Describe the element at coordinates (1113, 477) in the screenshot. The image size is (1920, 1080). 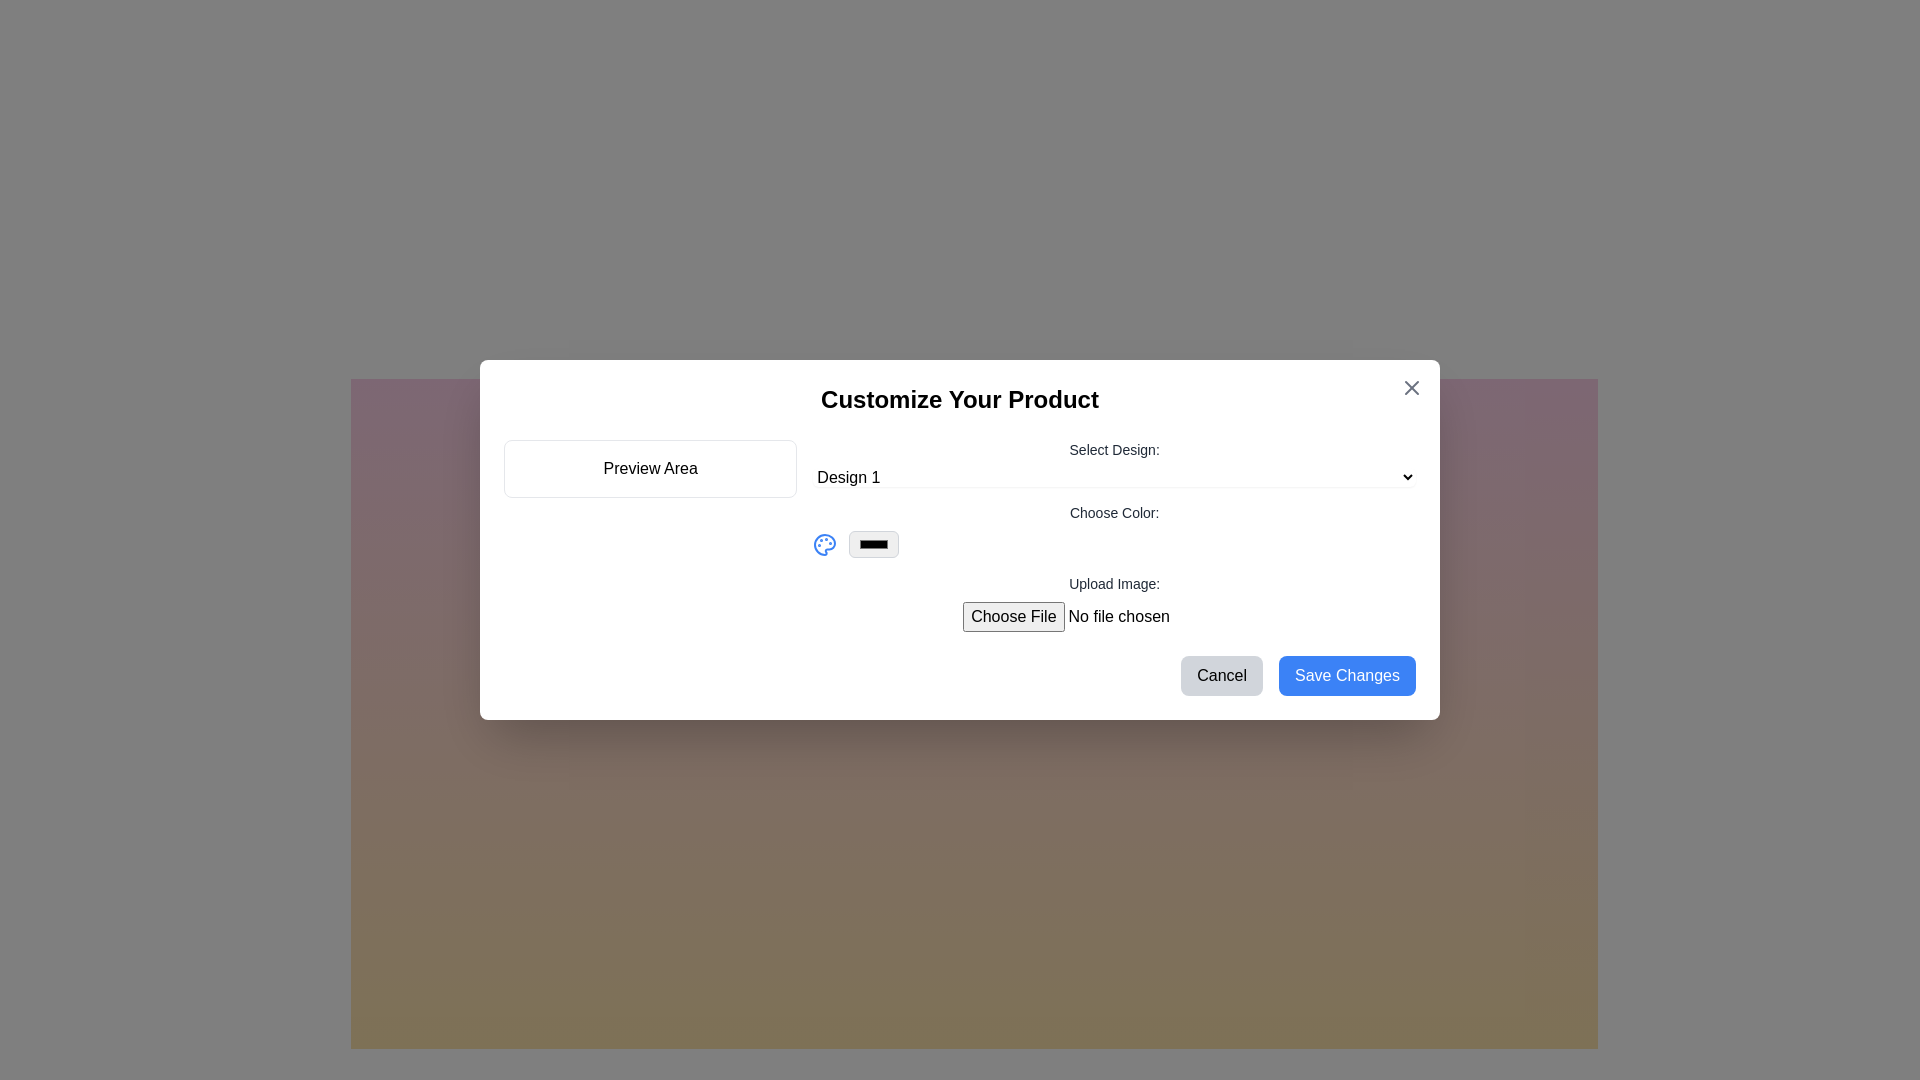
I see `the dropdown menu labeled 'Select Design:'` at that location.